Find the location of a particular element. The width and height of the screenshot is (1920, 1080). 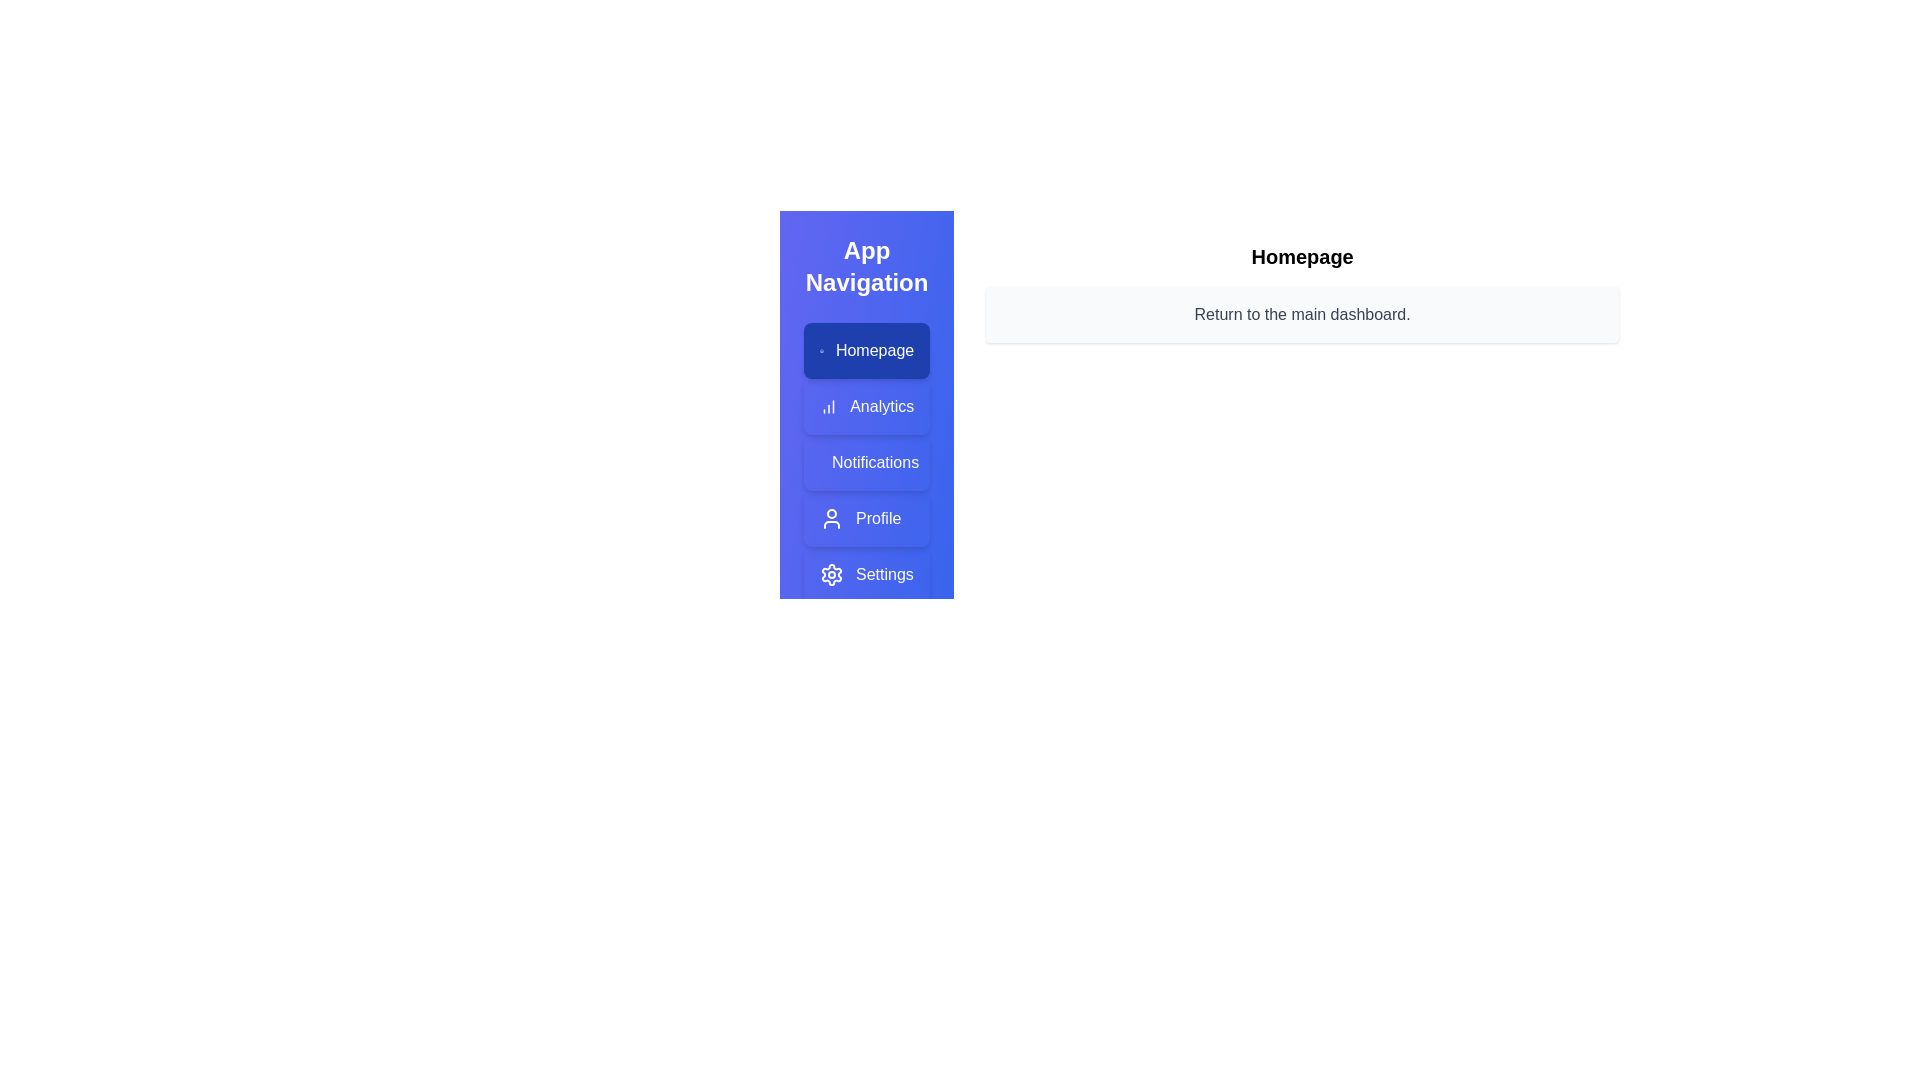

the text block with the light gray background that contains the text 'Return to the main dashboard.' is located at coordinates (1302, 315).